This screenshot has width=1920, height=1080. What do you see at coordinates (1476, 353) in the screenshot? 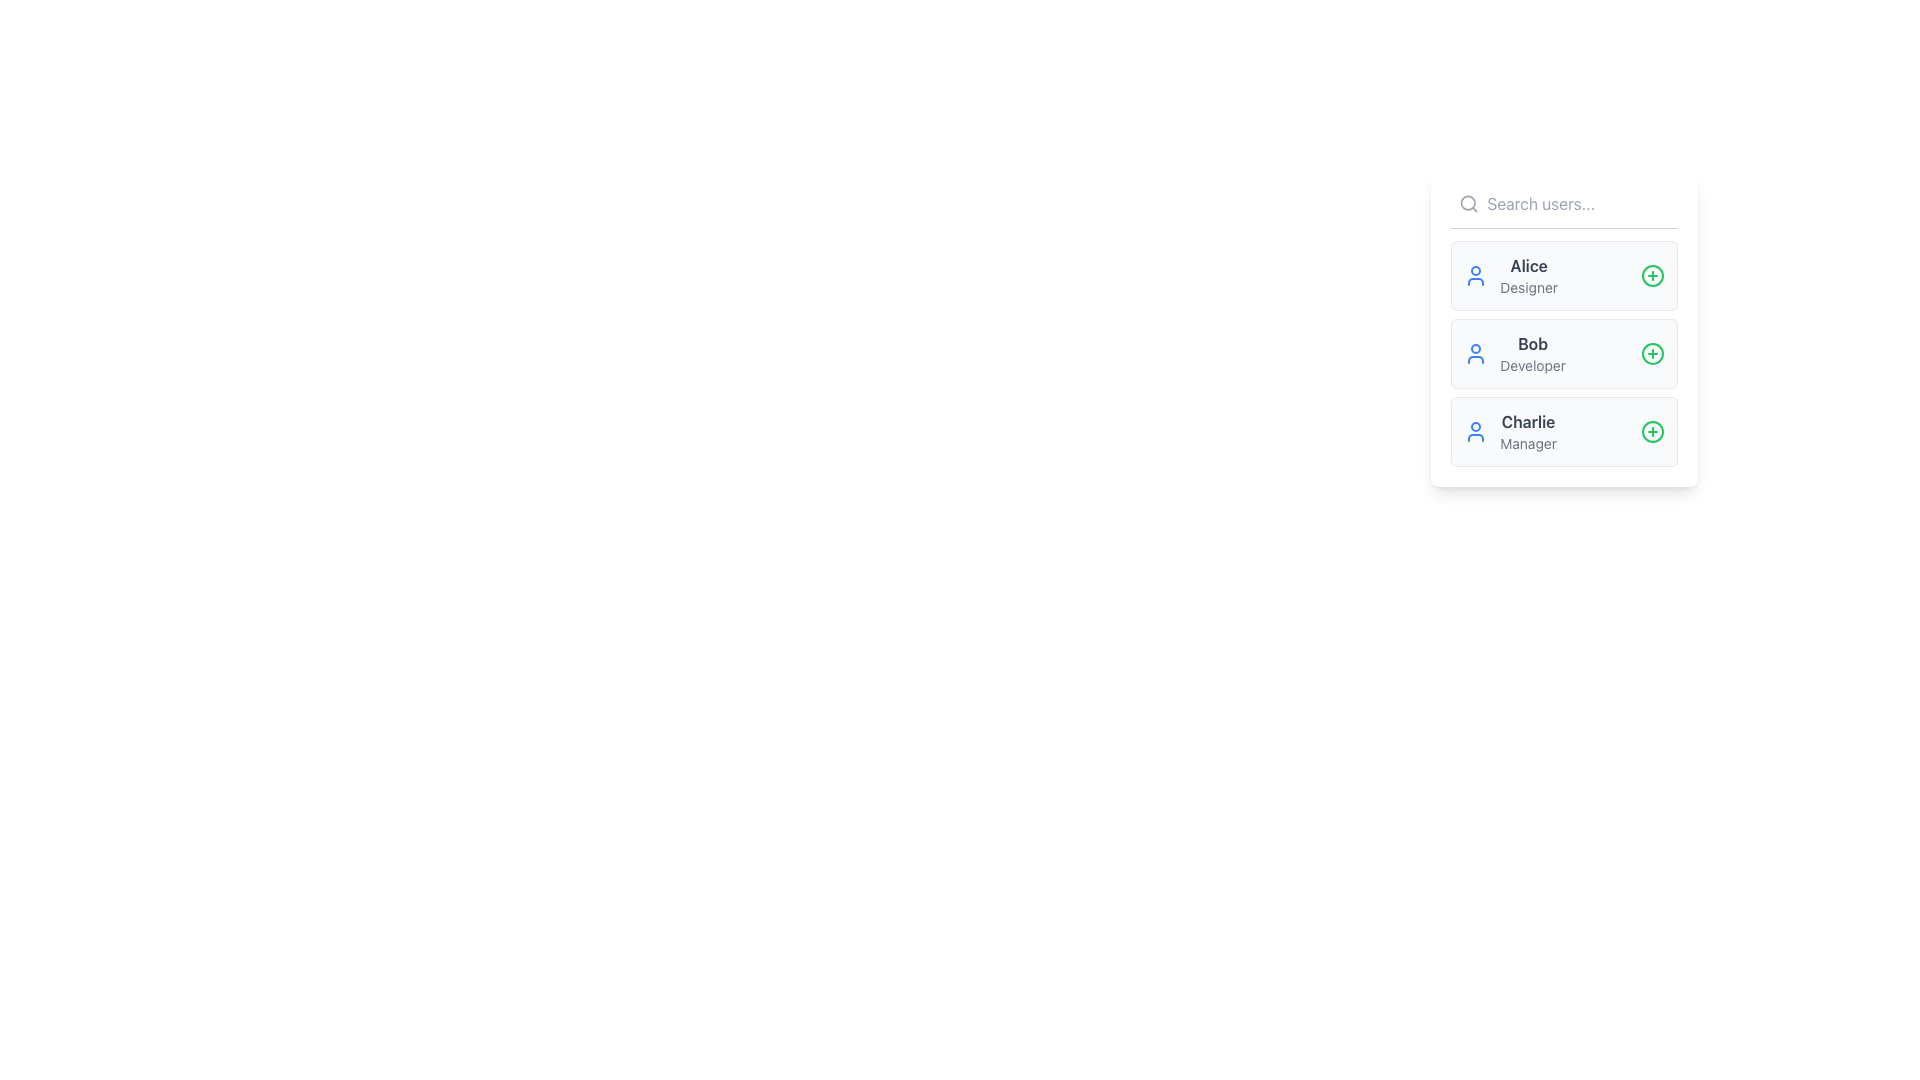
I see `the user icon with a blue outline representing 'Bob Developer', located at the start of the list row` at bounding box center [1476, 353].